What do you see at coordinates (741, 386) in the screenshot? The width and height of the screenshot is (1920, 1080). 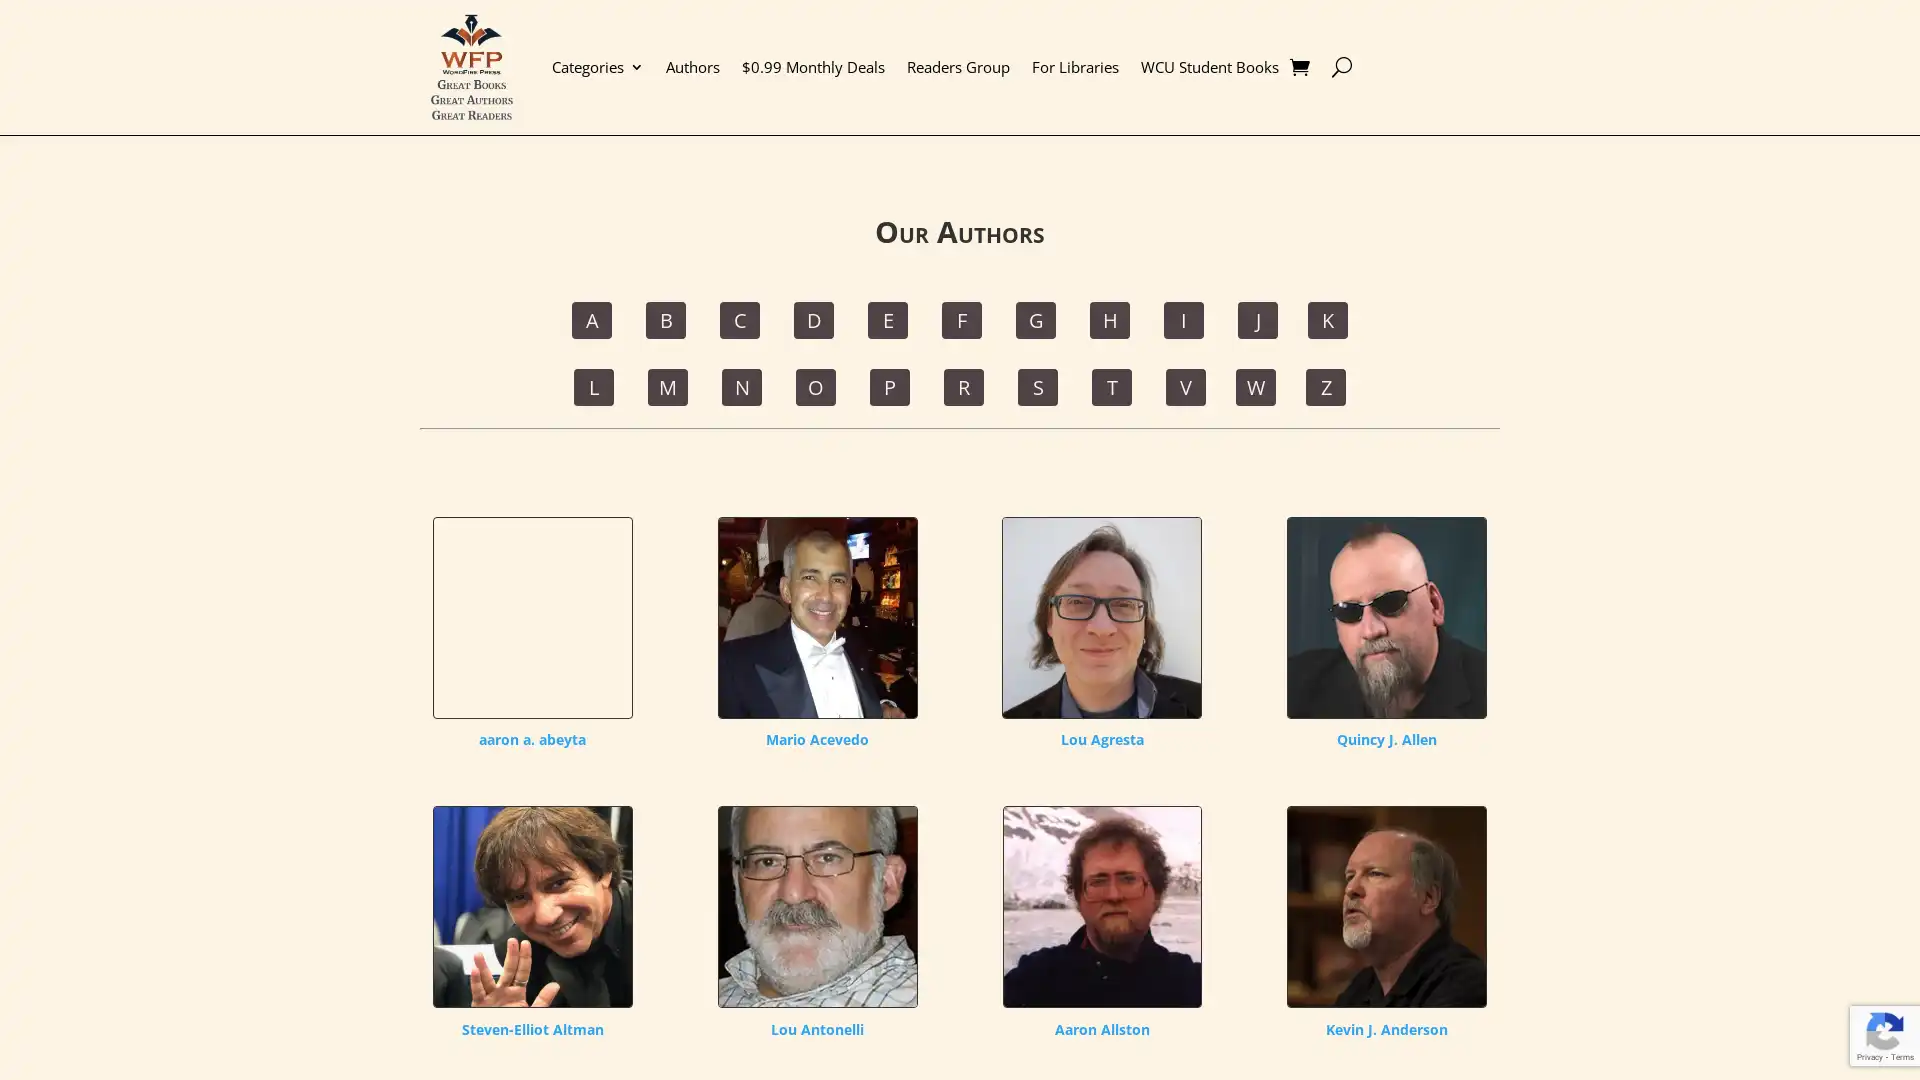 I see `N` at bounding box center [741, 386].